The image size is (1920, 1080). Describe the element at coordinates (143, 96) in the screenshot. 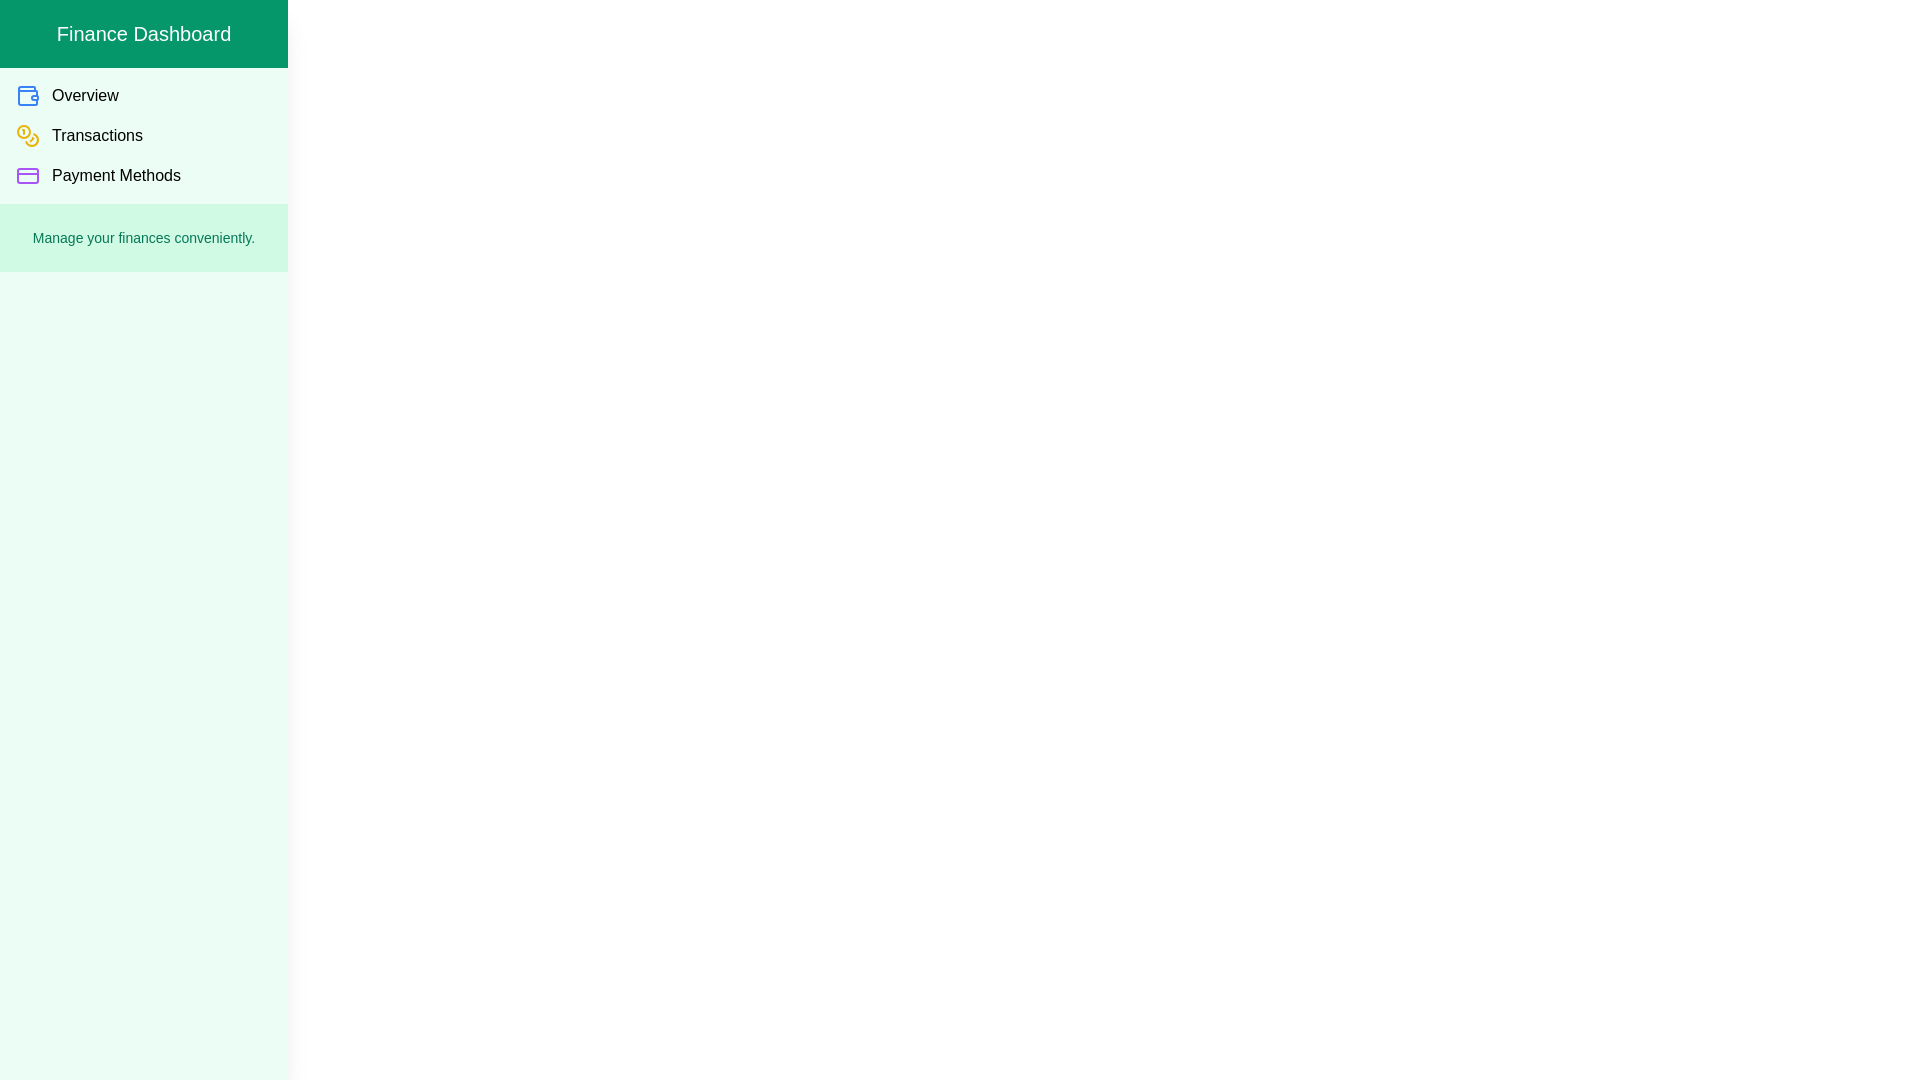

I see `the 'Overview' item in the drawer` at that location.